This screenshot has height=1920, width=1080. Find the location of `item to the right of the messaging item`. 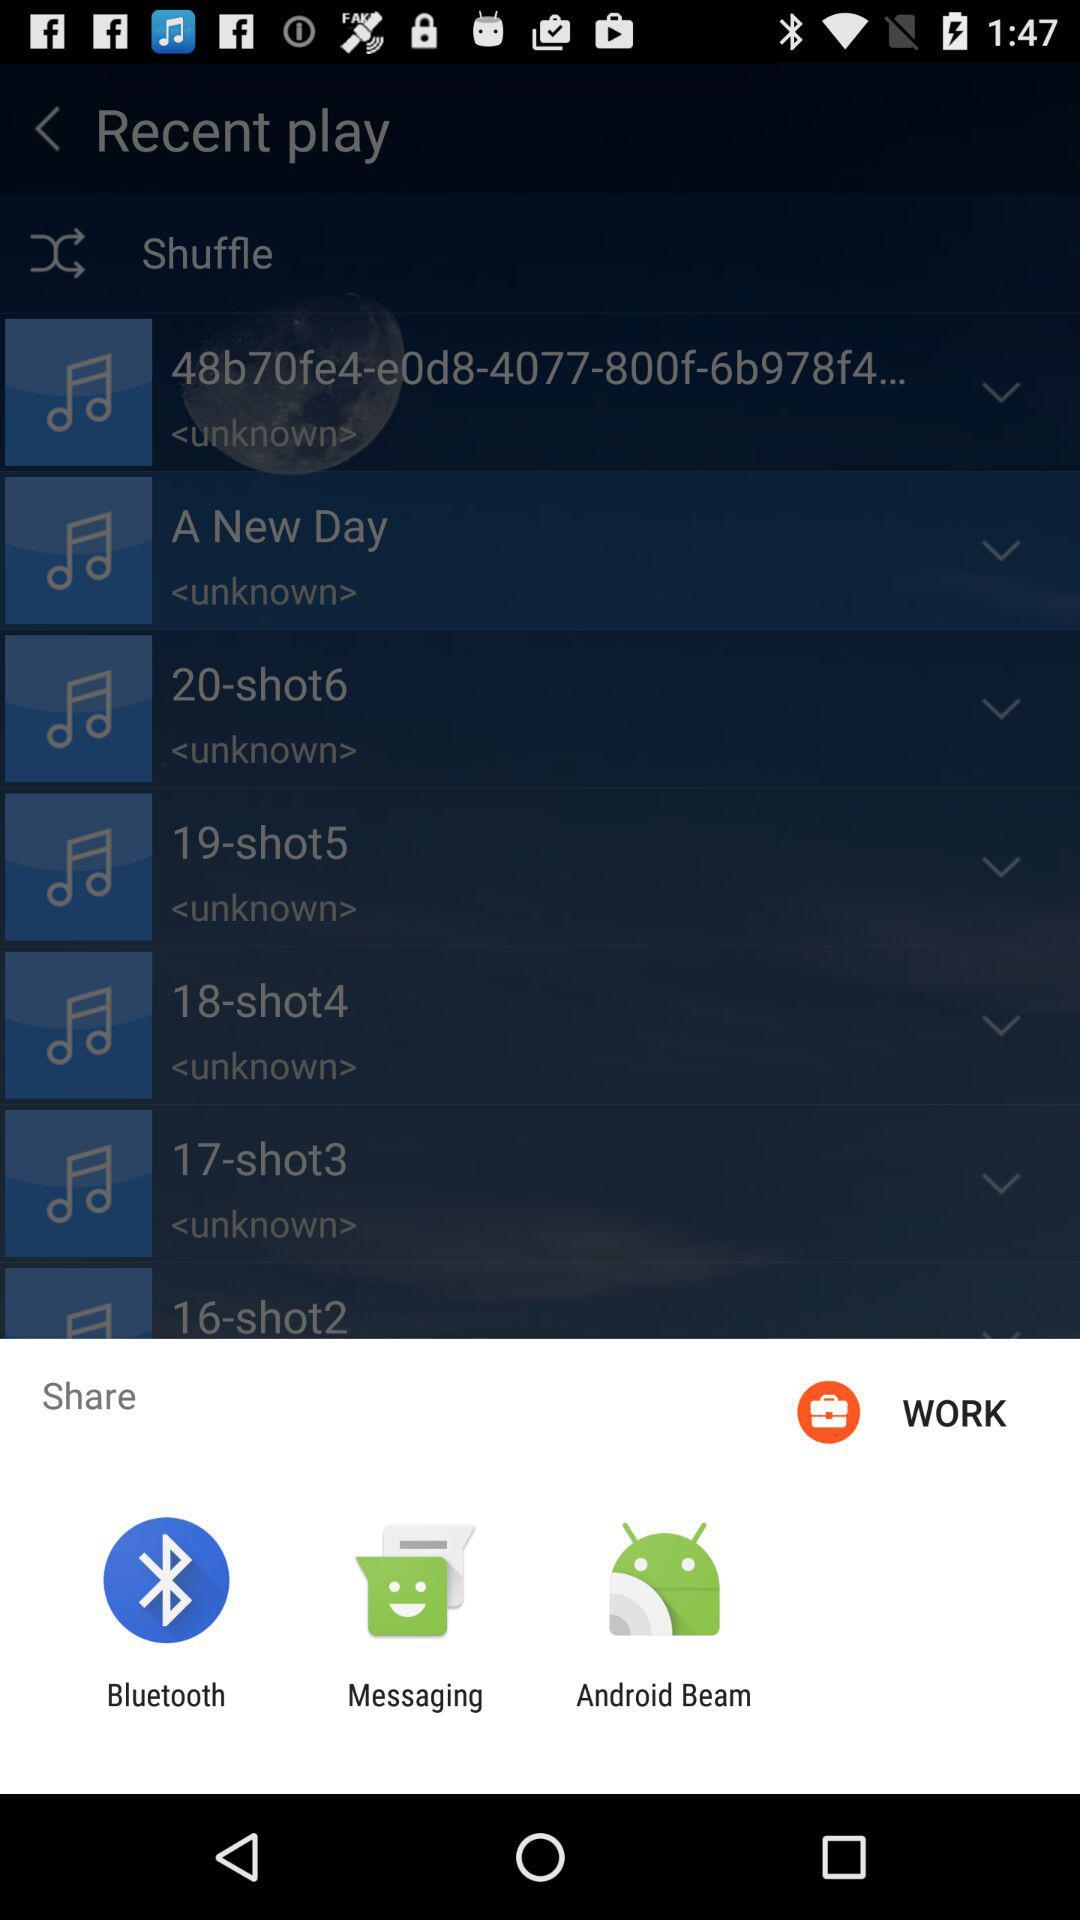

item to the right of the messaging item is located at coordinates (664, 1711).